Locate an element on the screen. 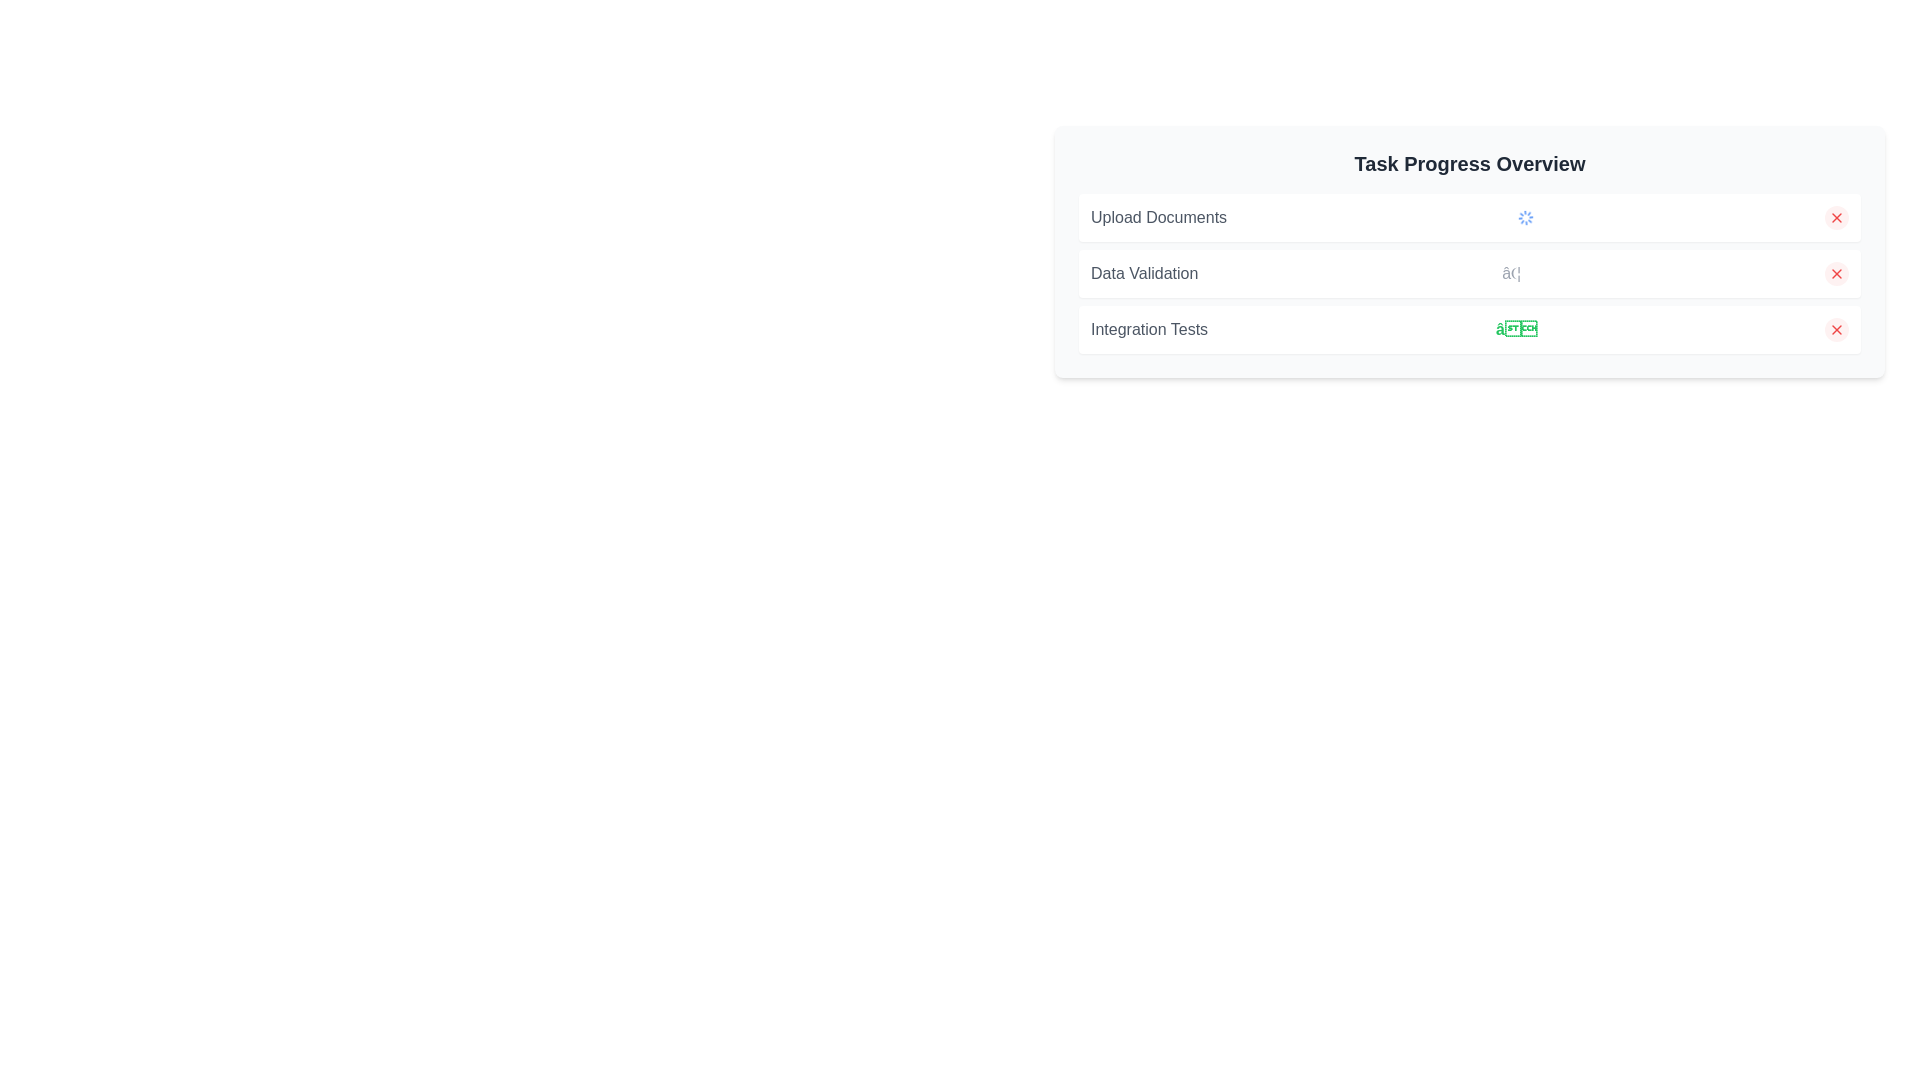  the Close or Dismiss button represented by an 'X' icon, styled with a red stroke, located within the Task Progress Overview panel is located at coordinates (1837, 218).